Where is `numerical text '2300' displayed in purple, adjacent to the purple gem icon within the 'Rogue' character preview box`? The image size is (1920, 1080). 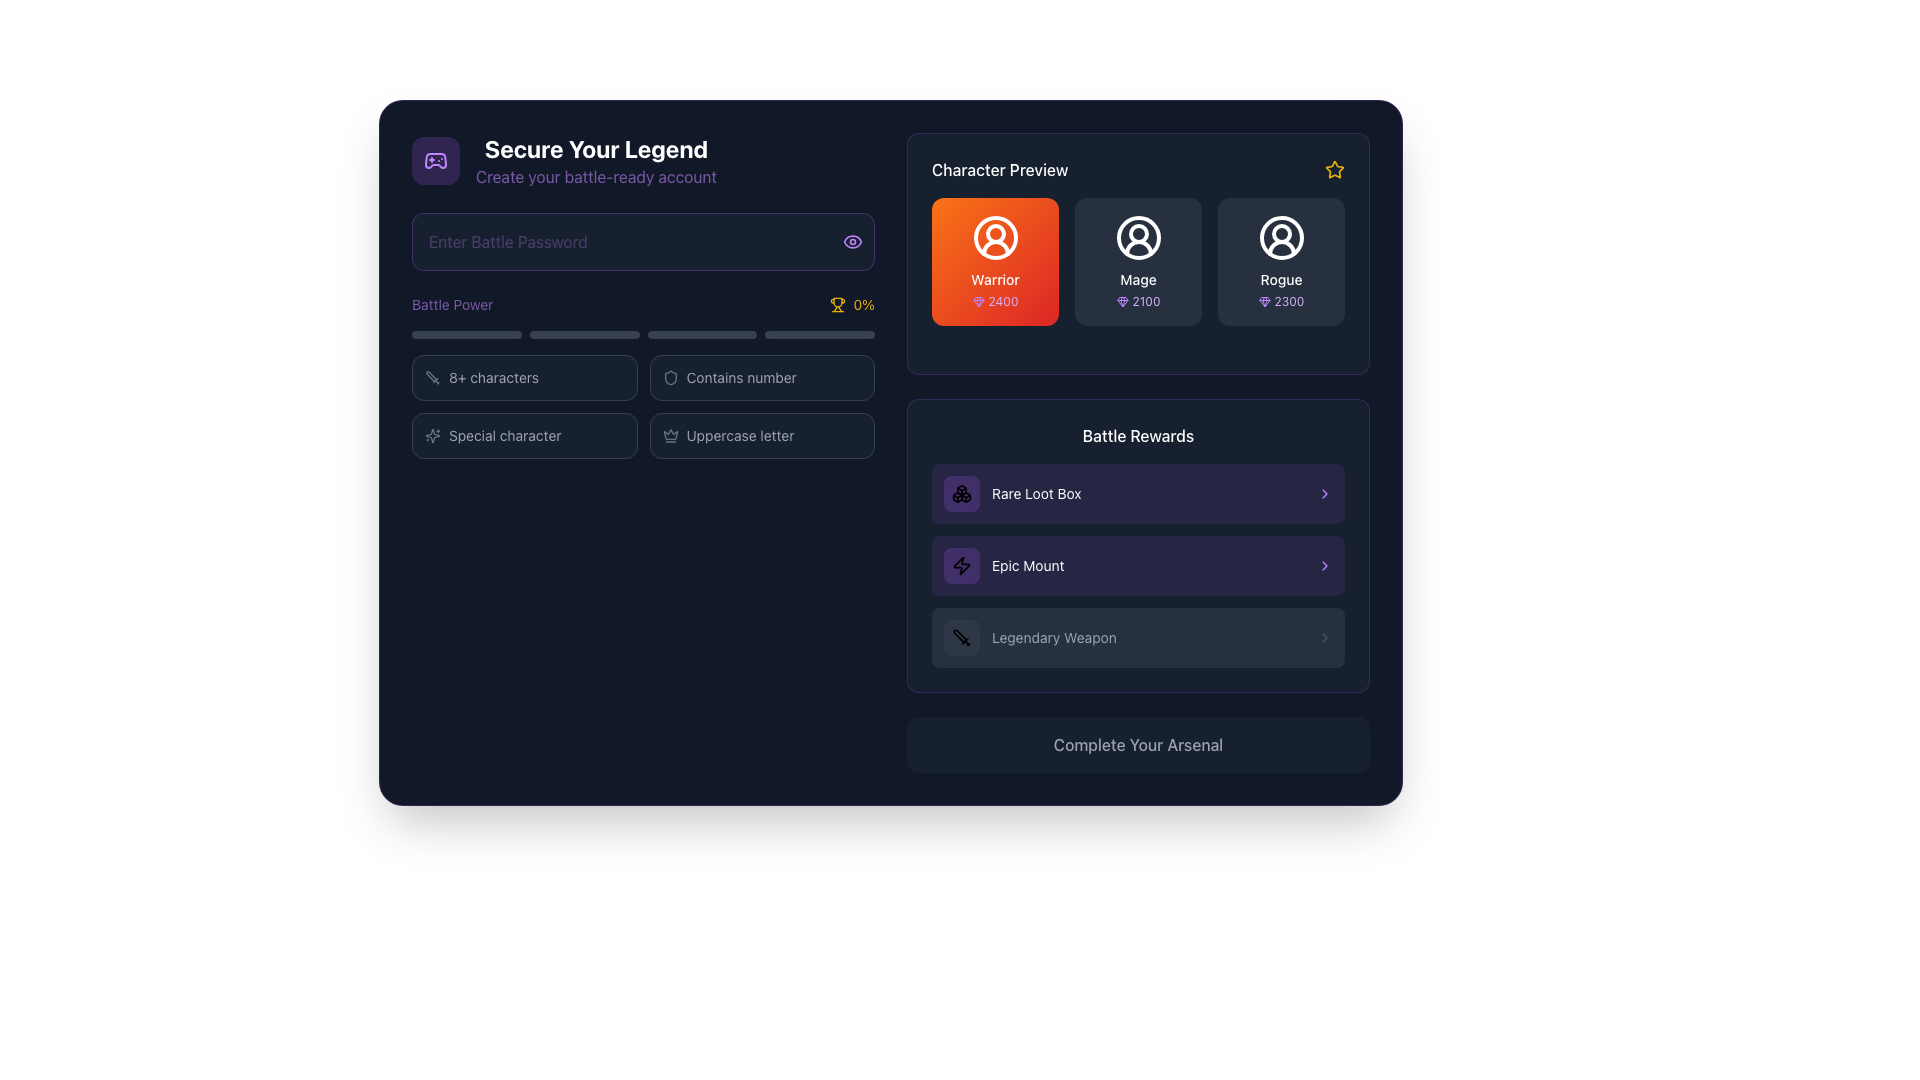 numerical text '2300' displayed in purple, adjacent to the purple gem icon within the 'Rogue' character preview box is located at coordinates (1281, 301).